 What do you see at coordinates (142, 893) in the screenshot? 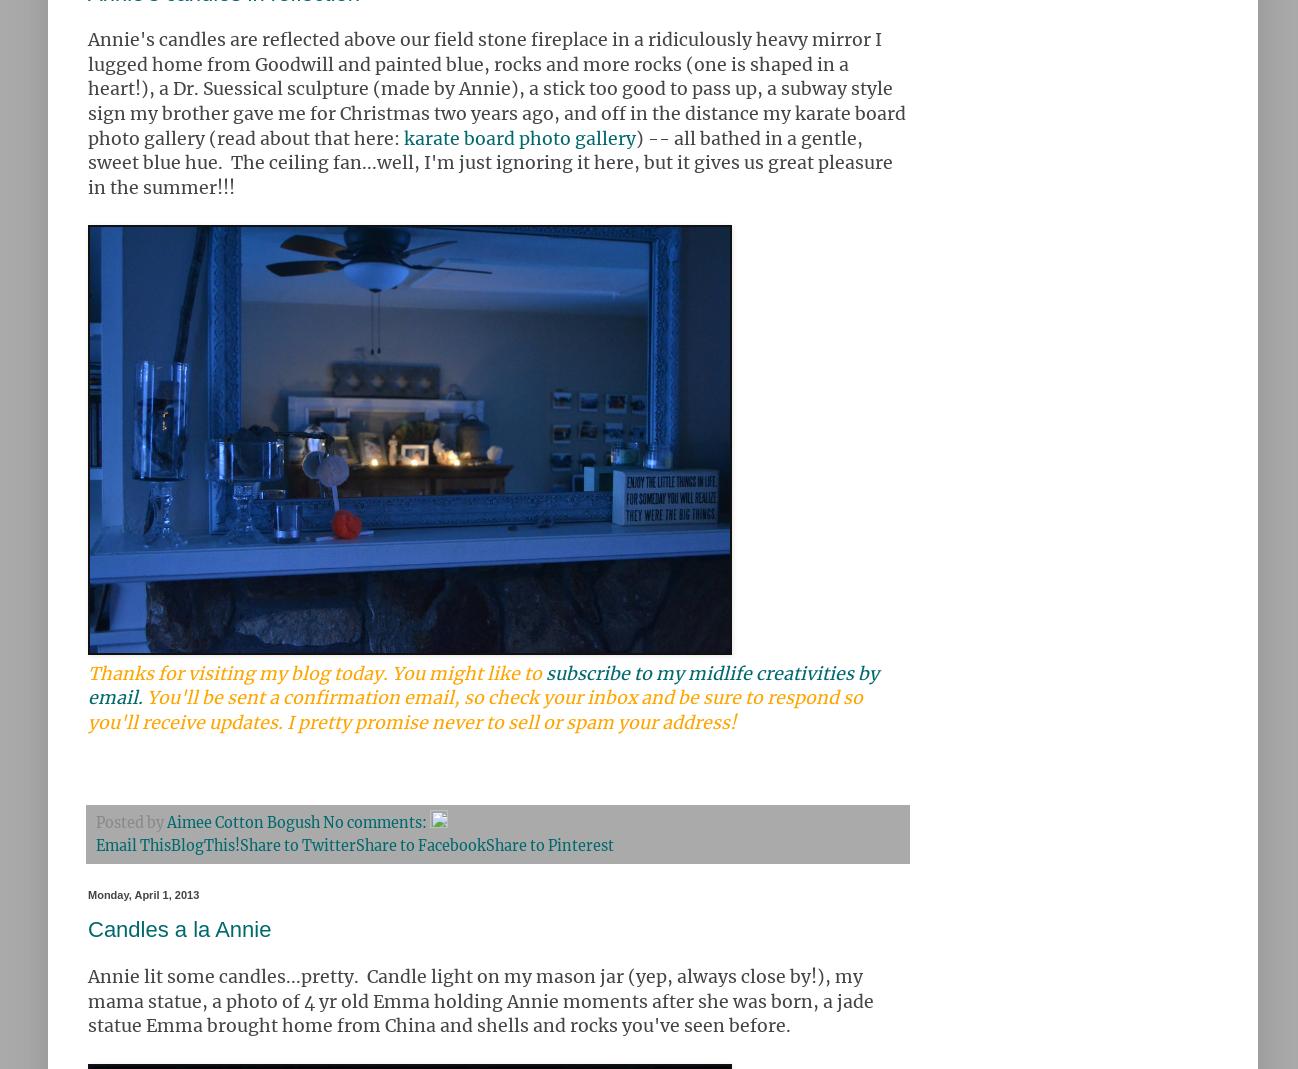
I see `'Monday, April 1, 2013'` at bounding box center [142, 893].